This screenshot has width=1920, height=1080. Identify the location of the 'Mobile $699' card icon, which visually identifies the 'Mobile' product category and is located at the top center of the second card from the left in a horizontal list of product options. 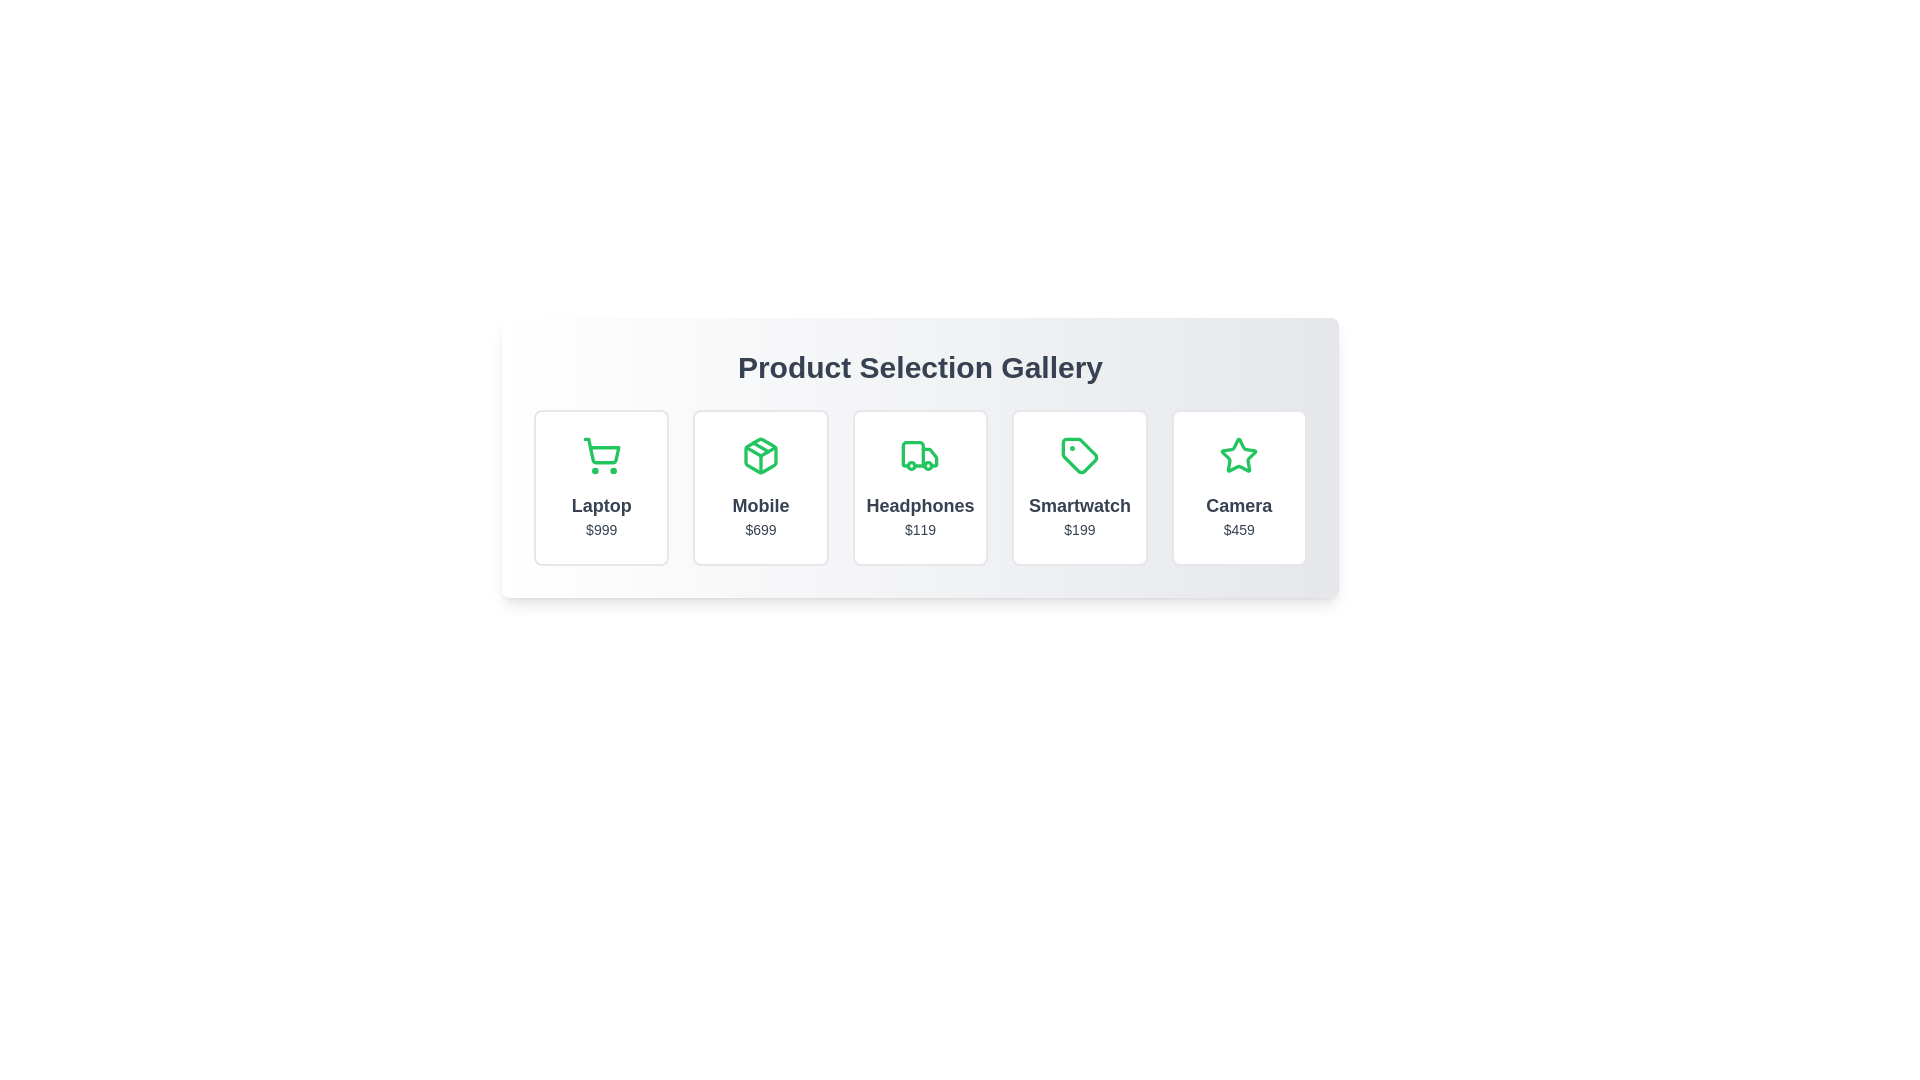
(760, 455).